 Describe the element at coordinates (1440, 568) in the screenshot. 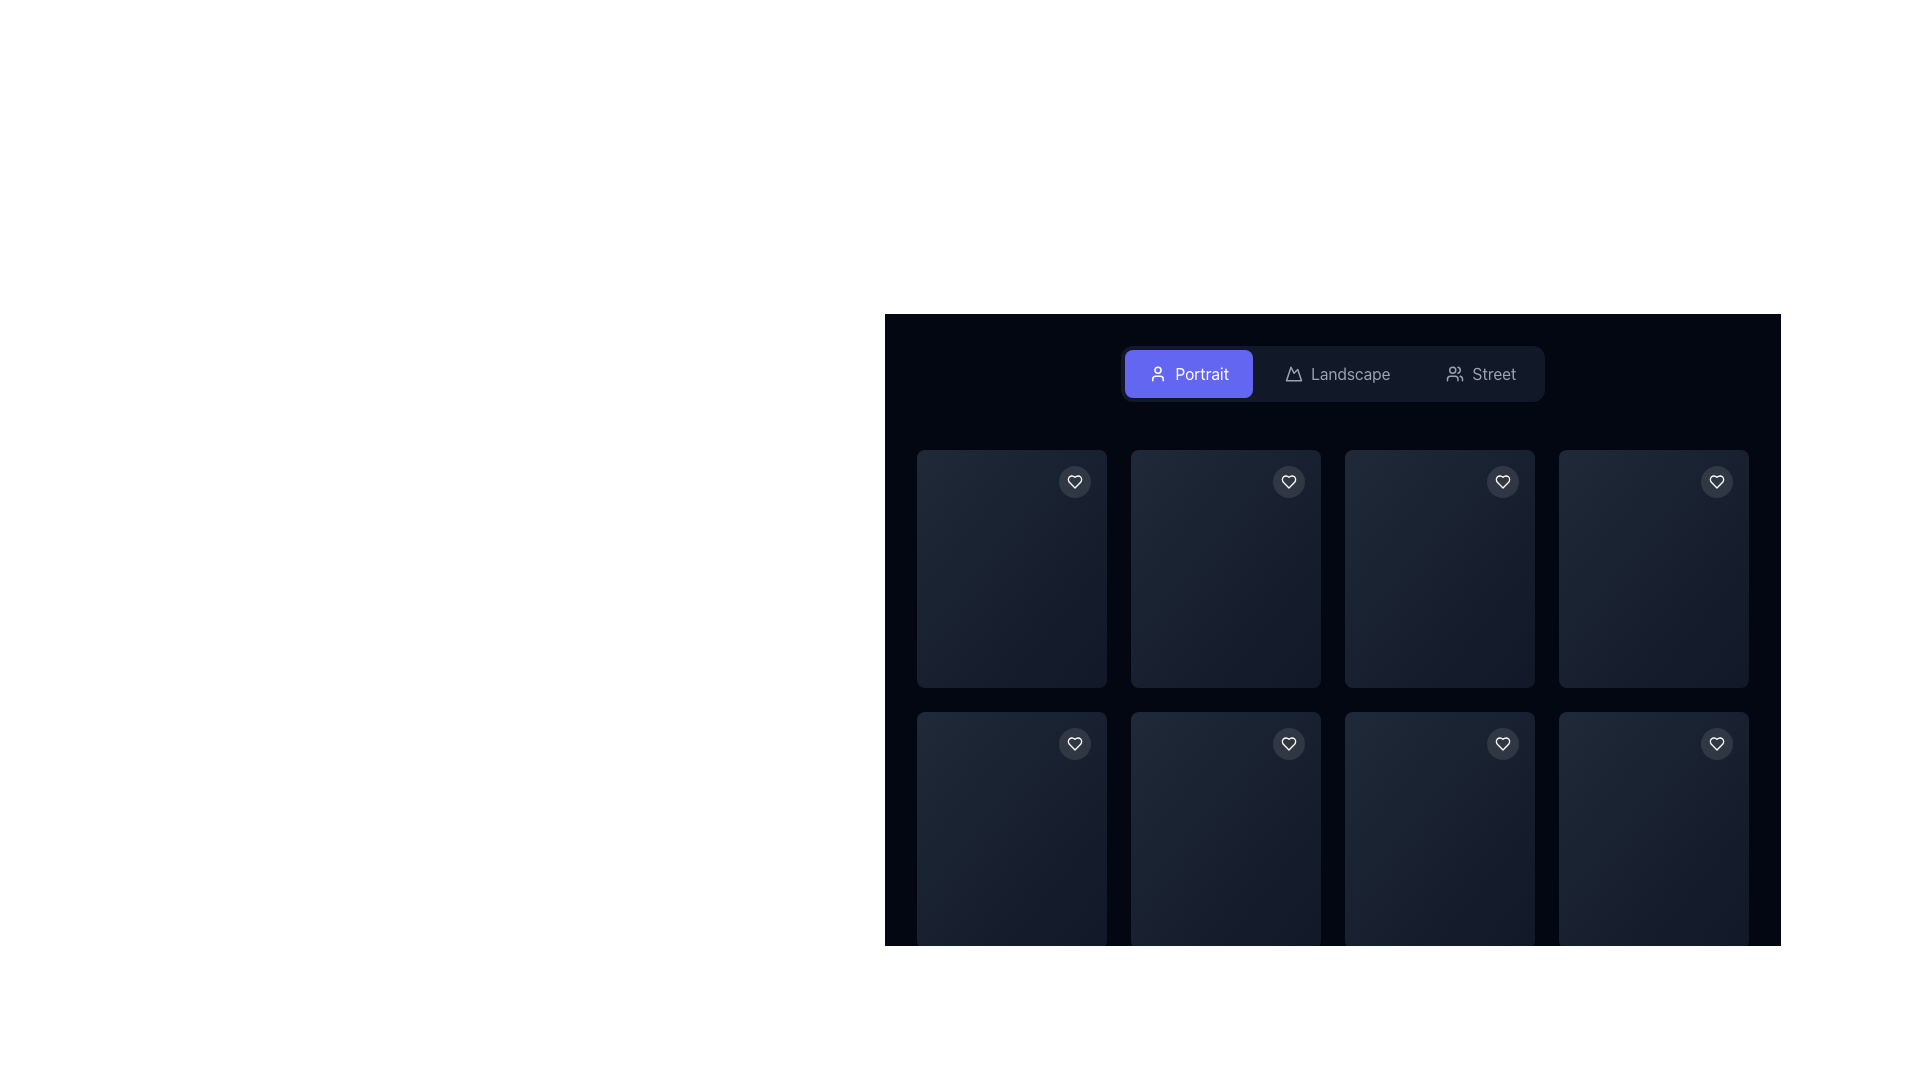

I see `the Image card panel located in the top row, third column of panels within the grid` at that location.